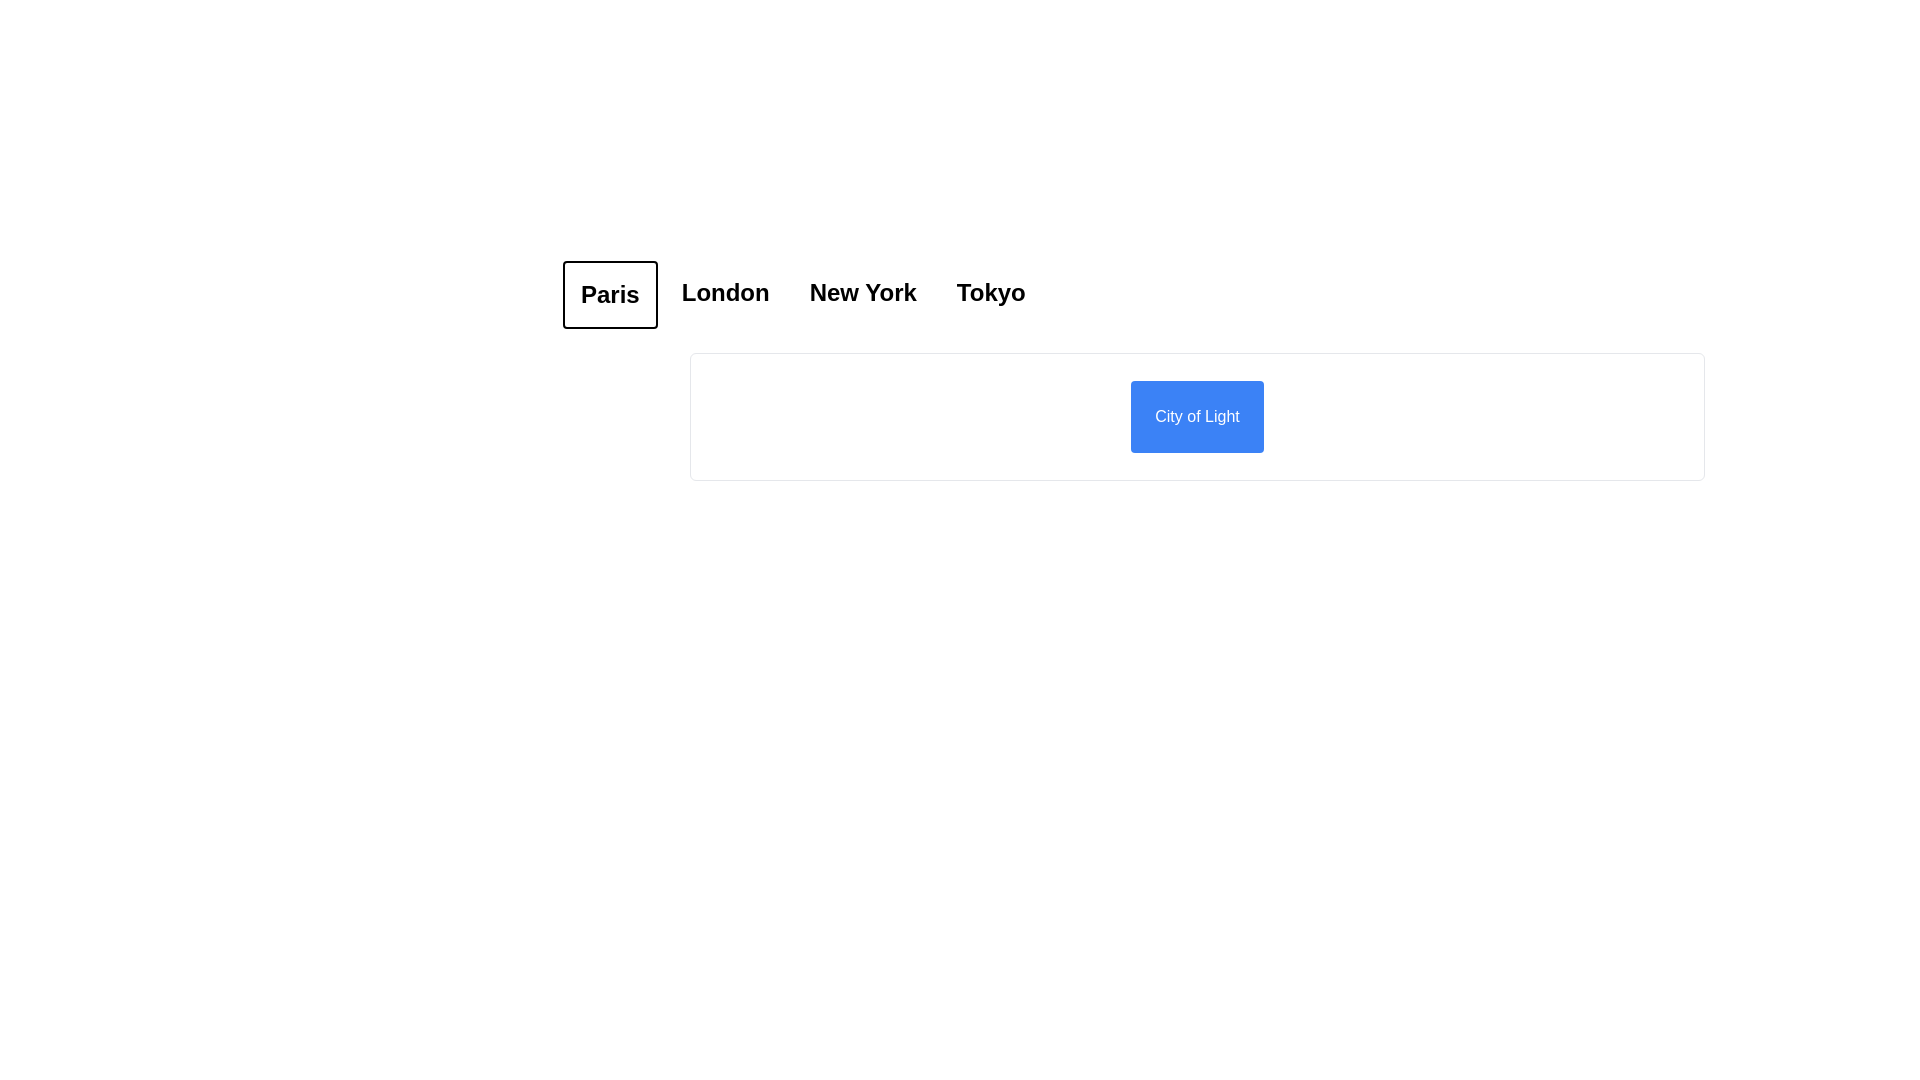 Image resolution: width=1920 pixels, height=1080 pixels. I want to click on the third item in the list of city names, so click(863, 294).